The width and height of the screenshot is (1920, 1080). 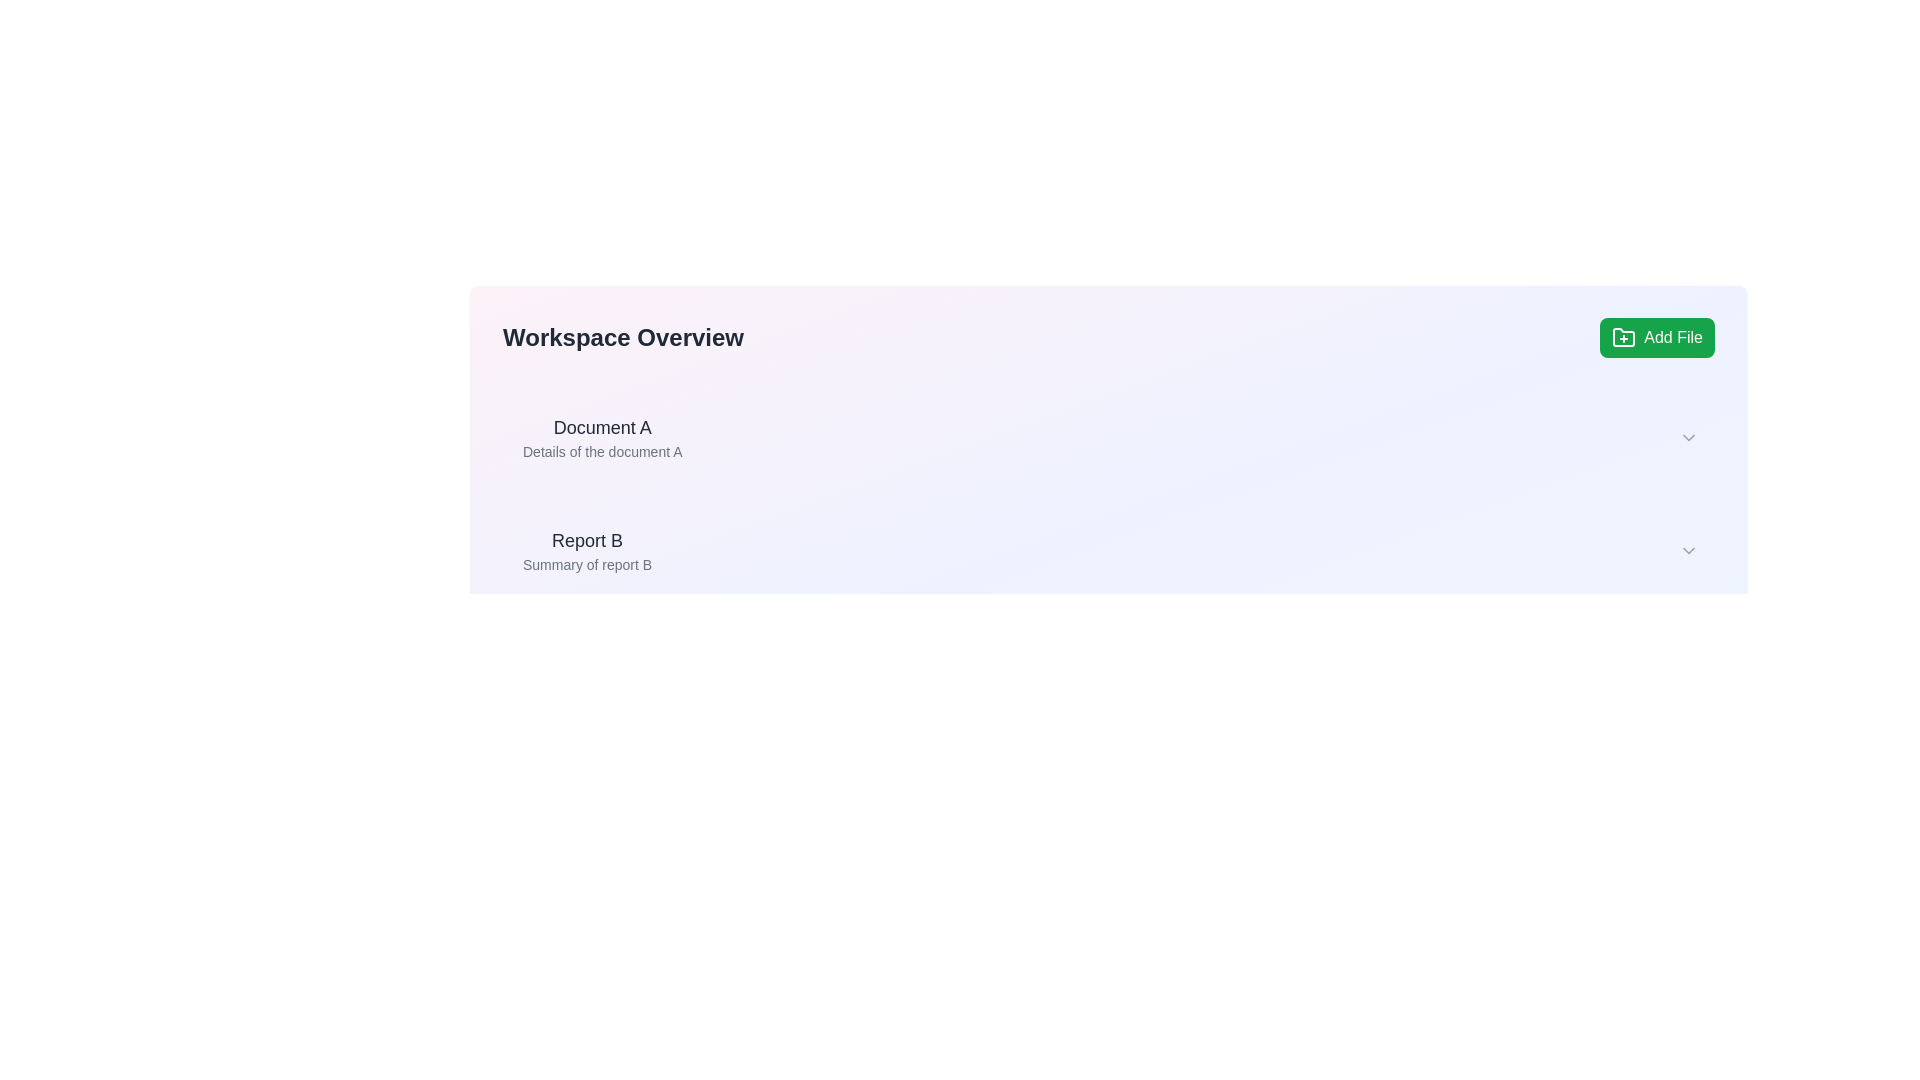 I want to click on the Text label that serves as the title for 'Document A', providing a clear label for the associated content, so click(x=601, y=427).